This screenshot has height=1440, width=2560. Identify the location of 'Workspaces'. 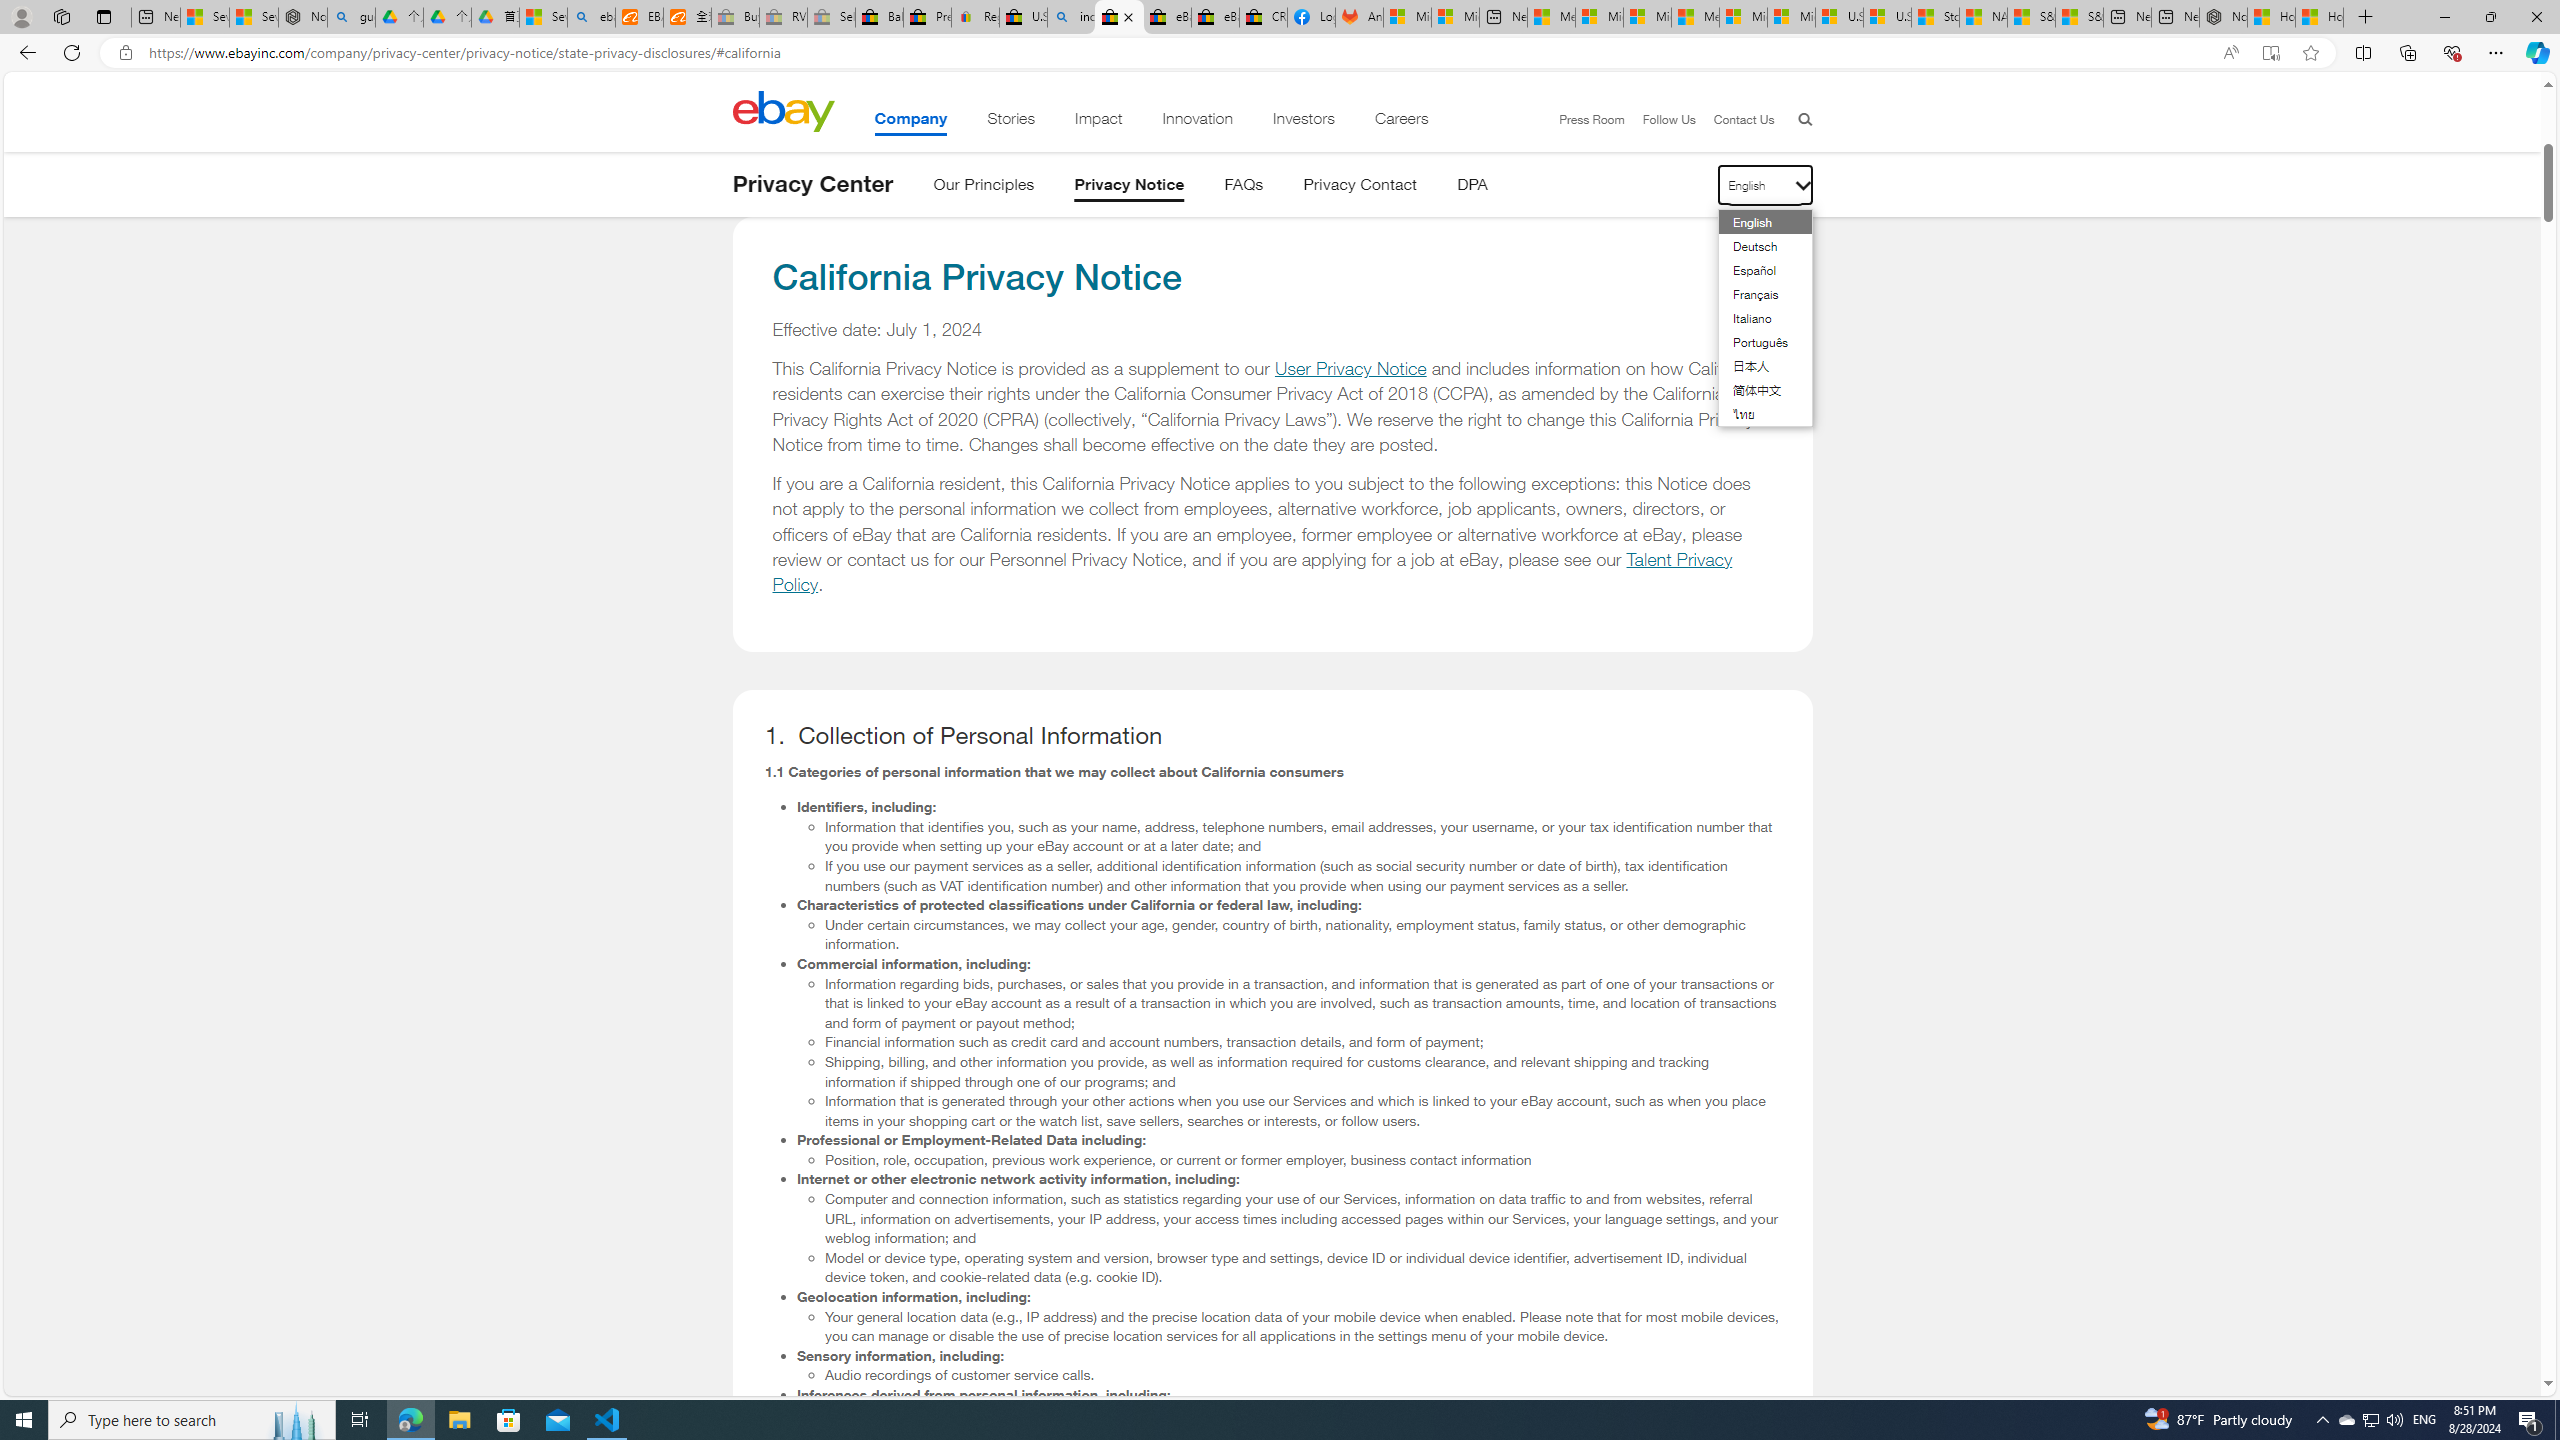
(61, 16).